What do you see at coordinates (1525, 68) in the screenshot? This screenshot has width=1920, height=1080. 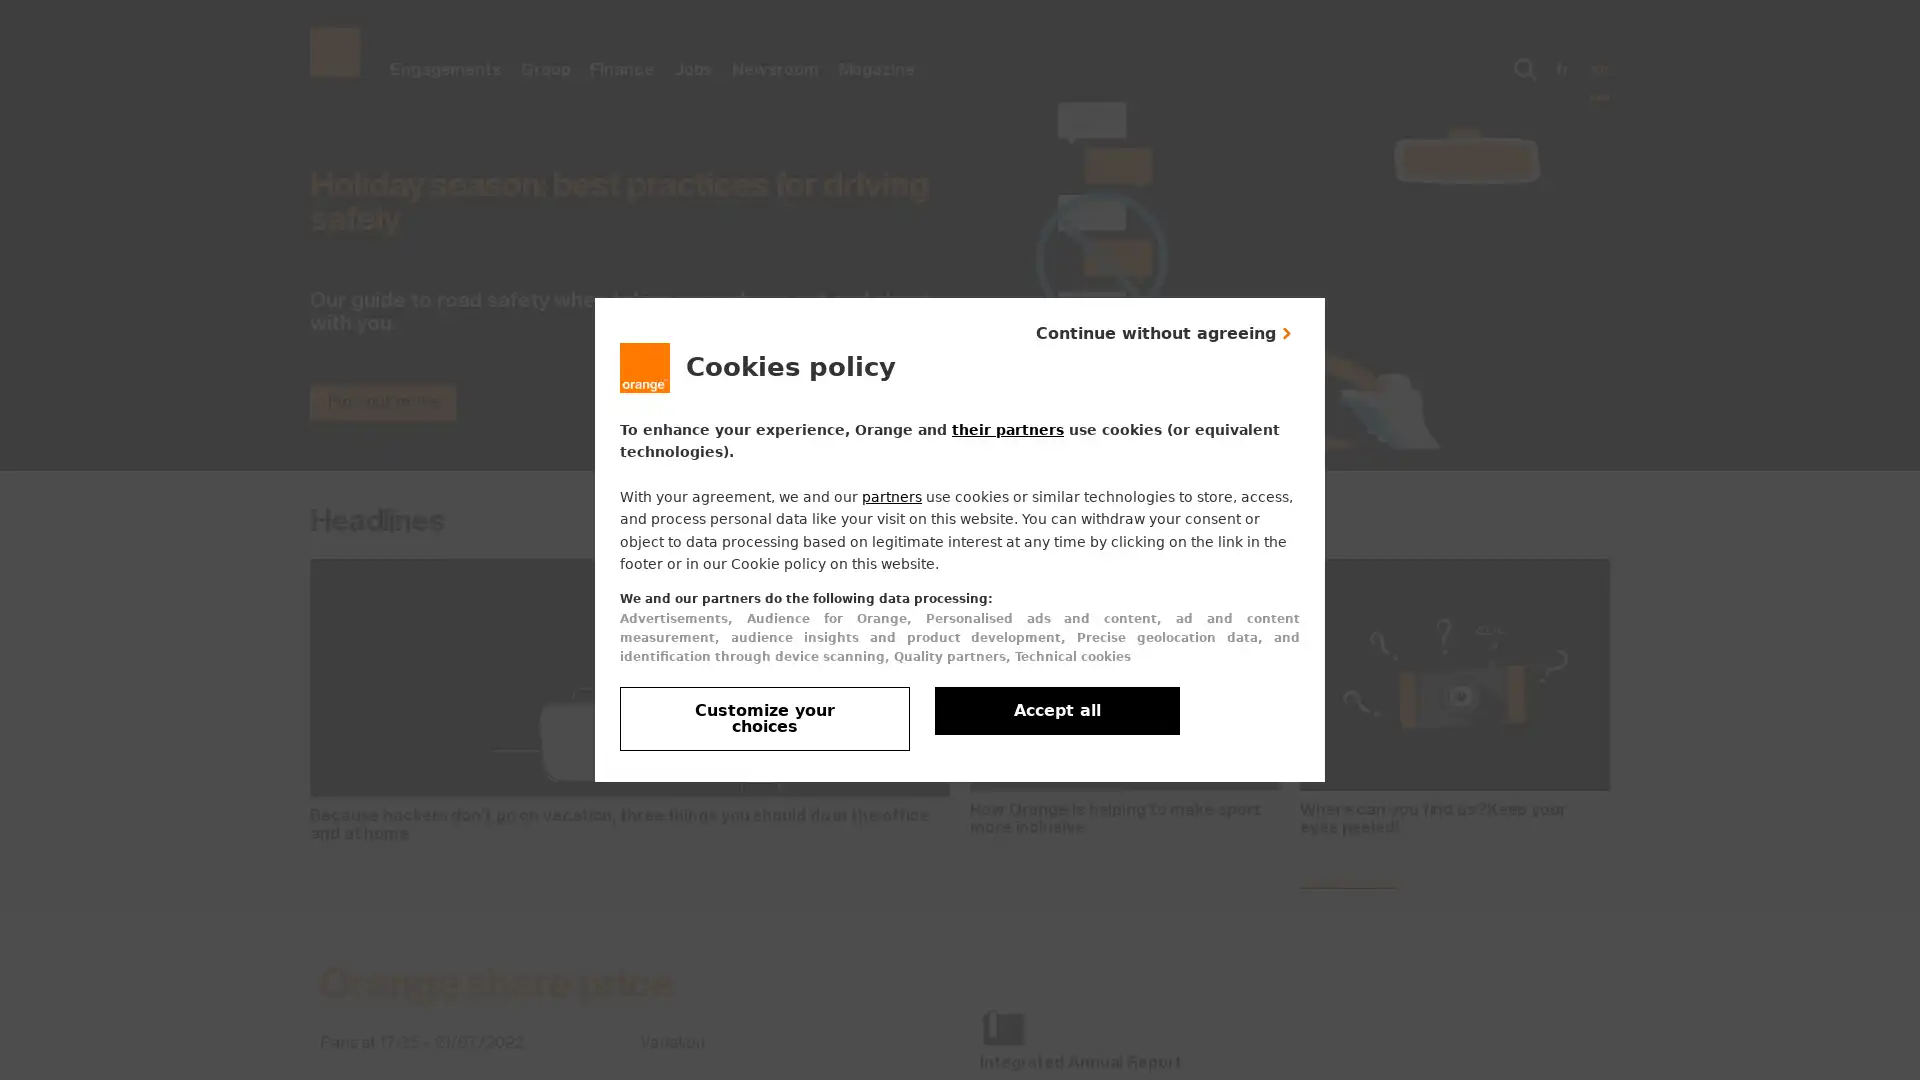 I see `Algolia Search bar` at bounding box center [1525, 68].